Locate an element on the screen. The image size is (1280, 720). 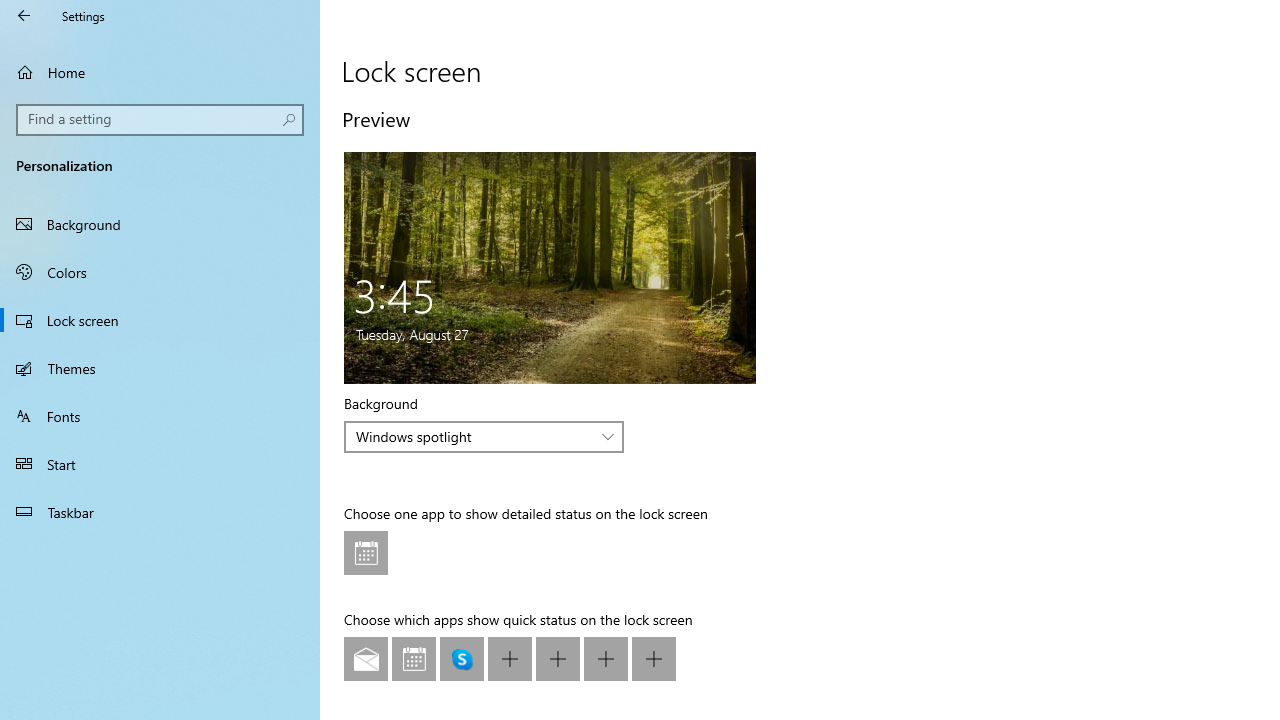
'Search box, Find a setting' is located at coordinates (160, 119).